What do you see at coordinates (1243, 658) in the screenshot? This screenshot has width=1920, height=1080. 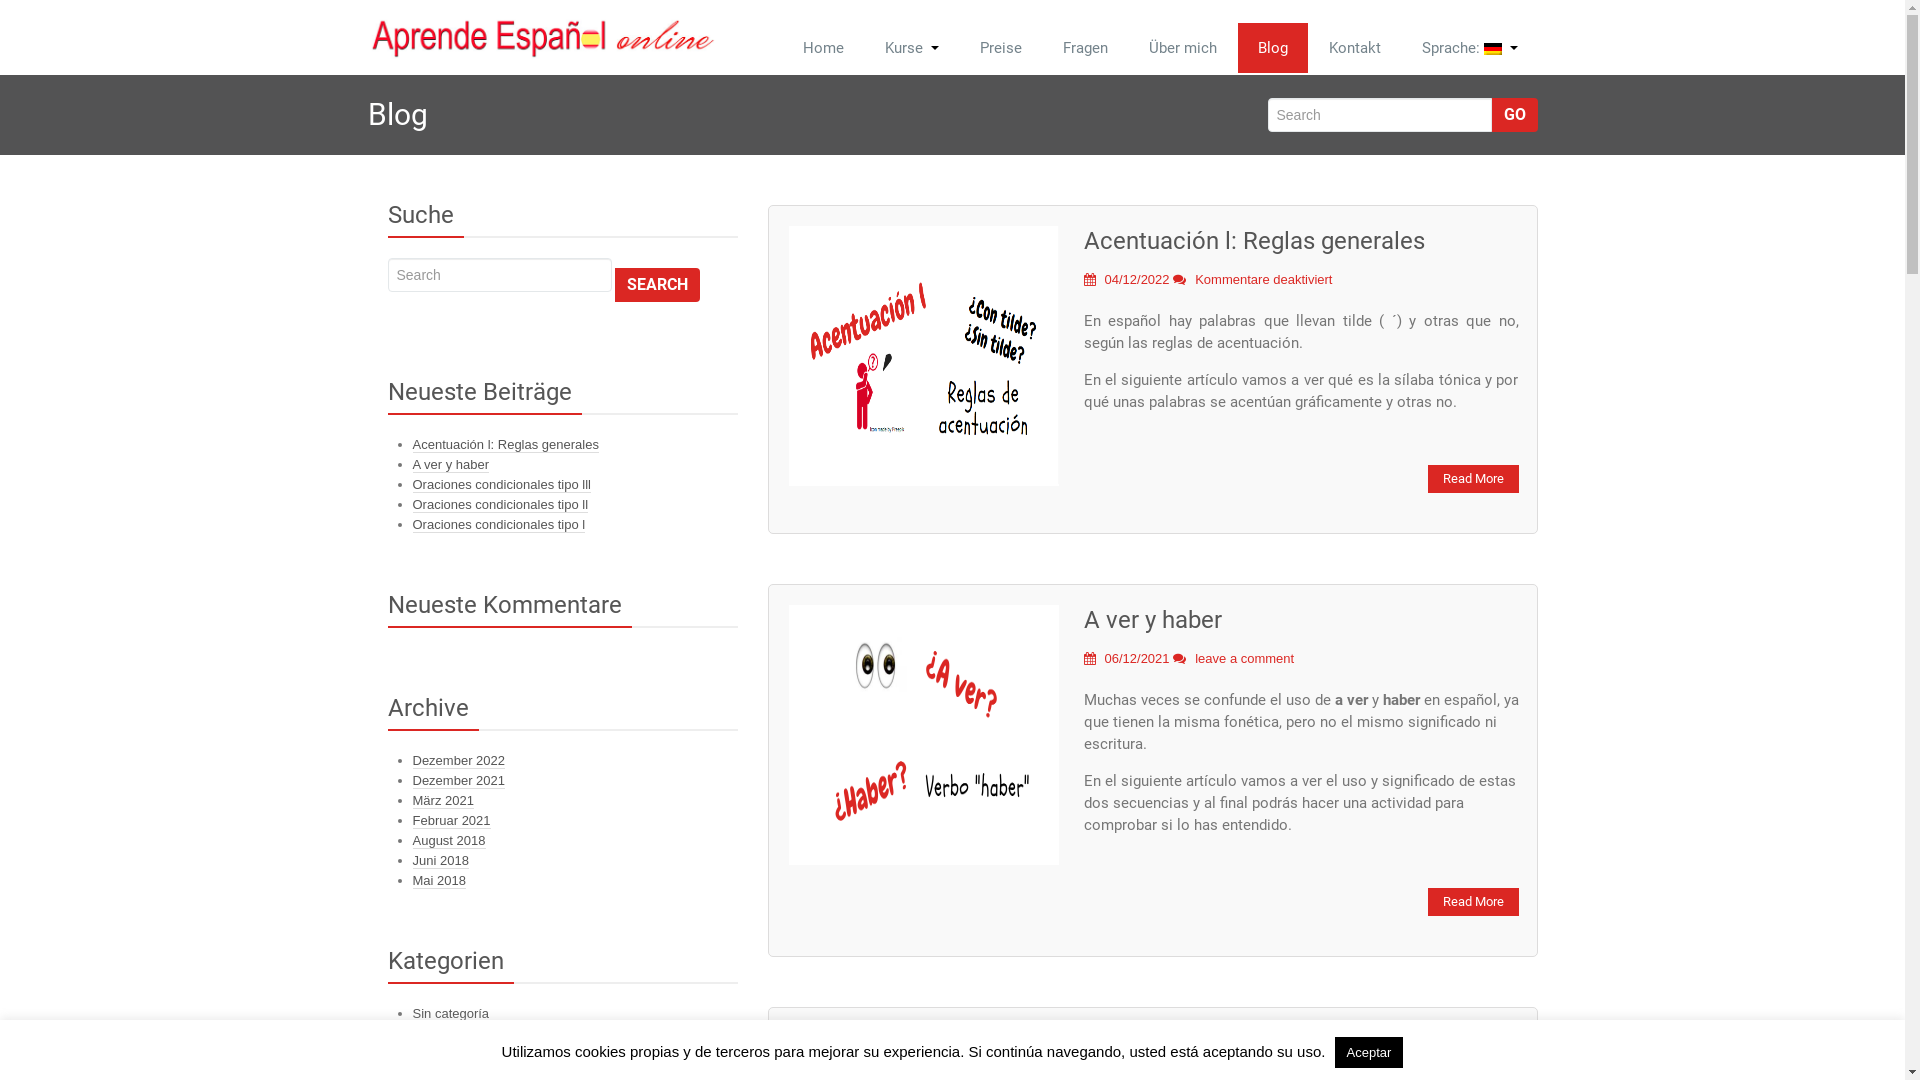 I see `'leave a comment'` at bounding box center [1243, 658].